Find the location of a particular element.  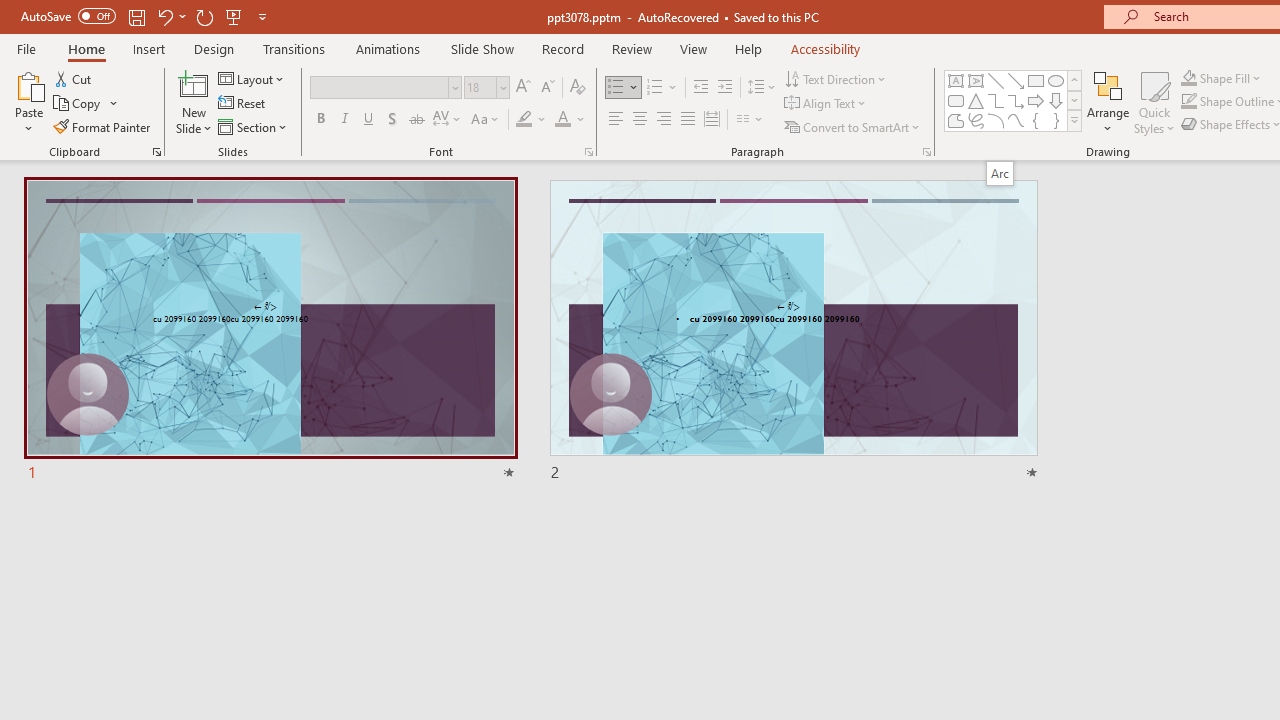

'Right Brace' is located at coordinates (1055, 120).